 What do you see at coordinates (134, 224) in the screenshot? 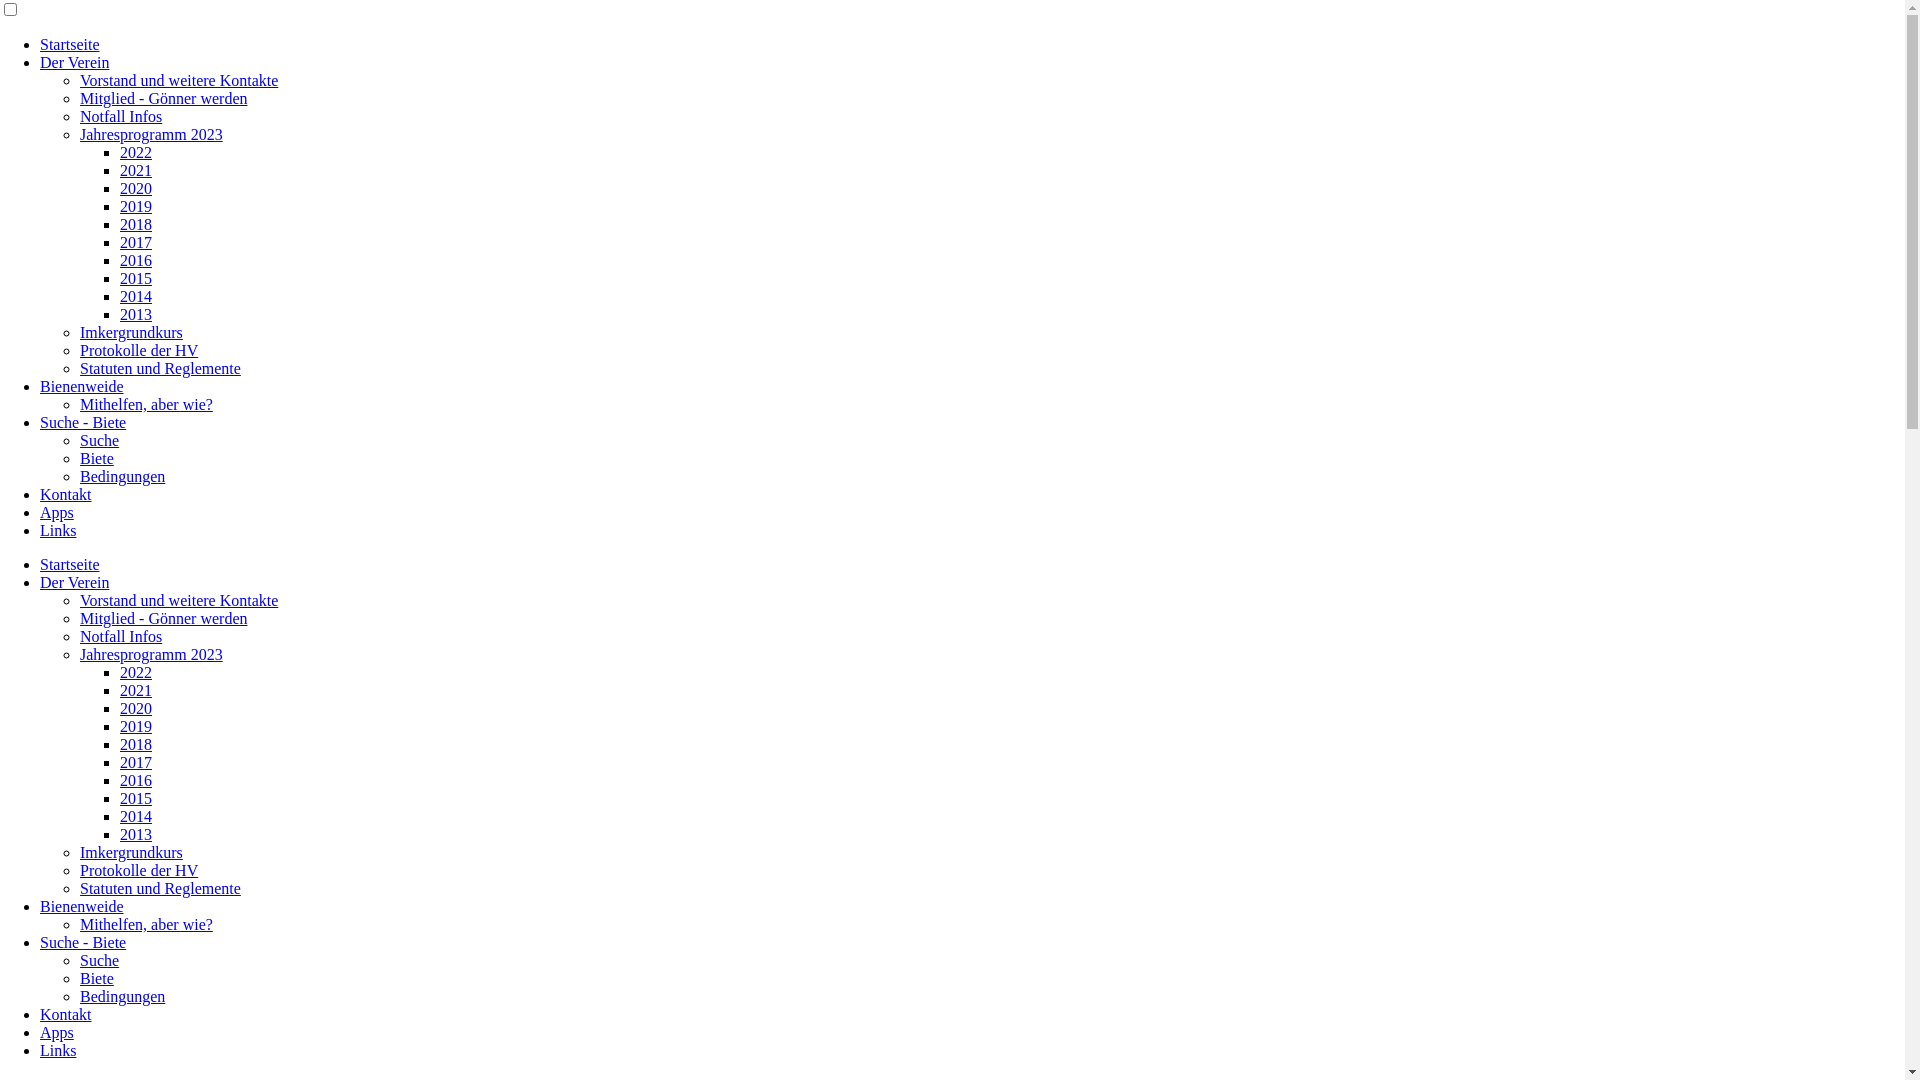
I see `'2018'` at bounding box center [134, 224].